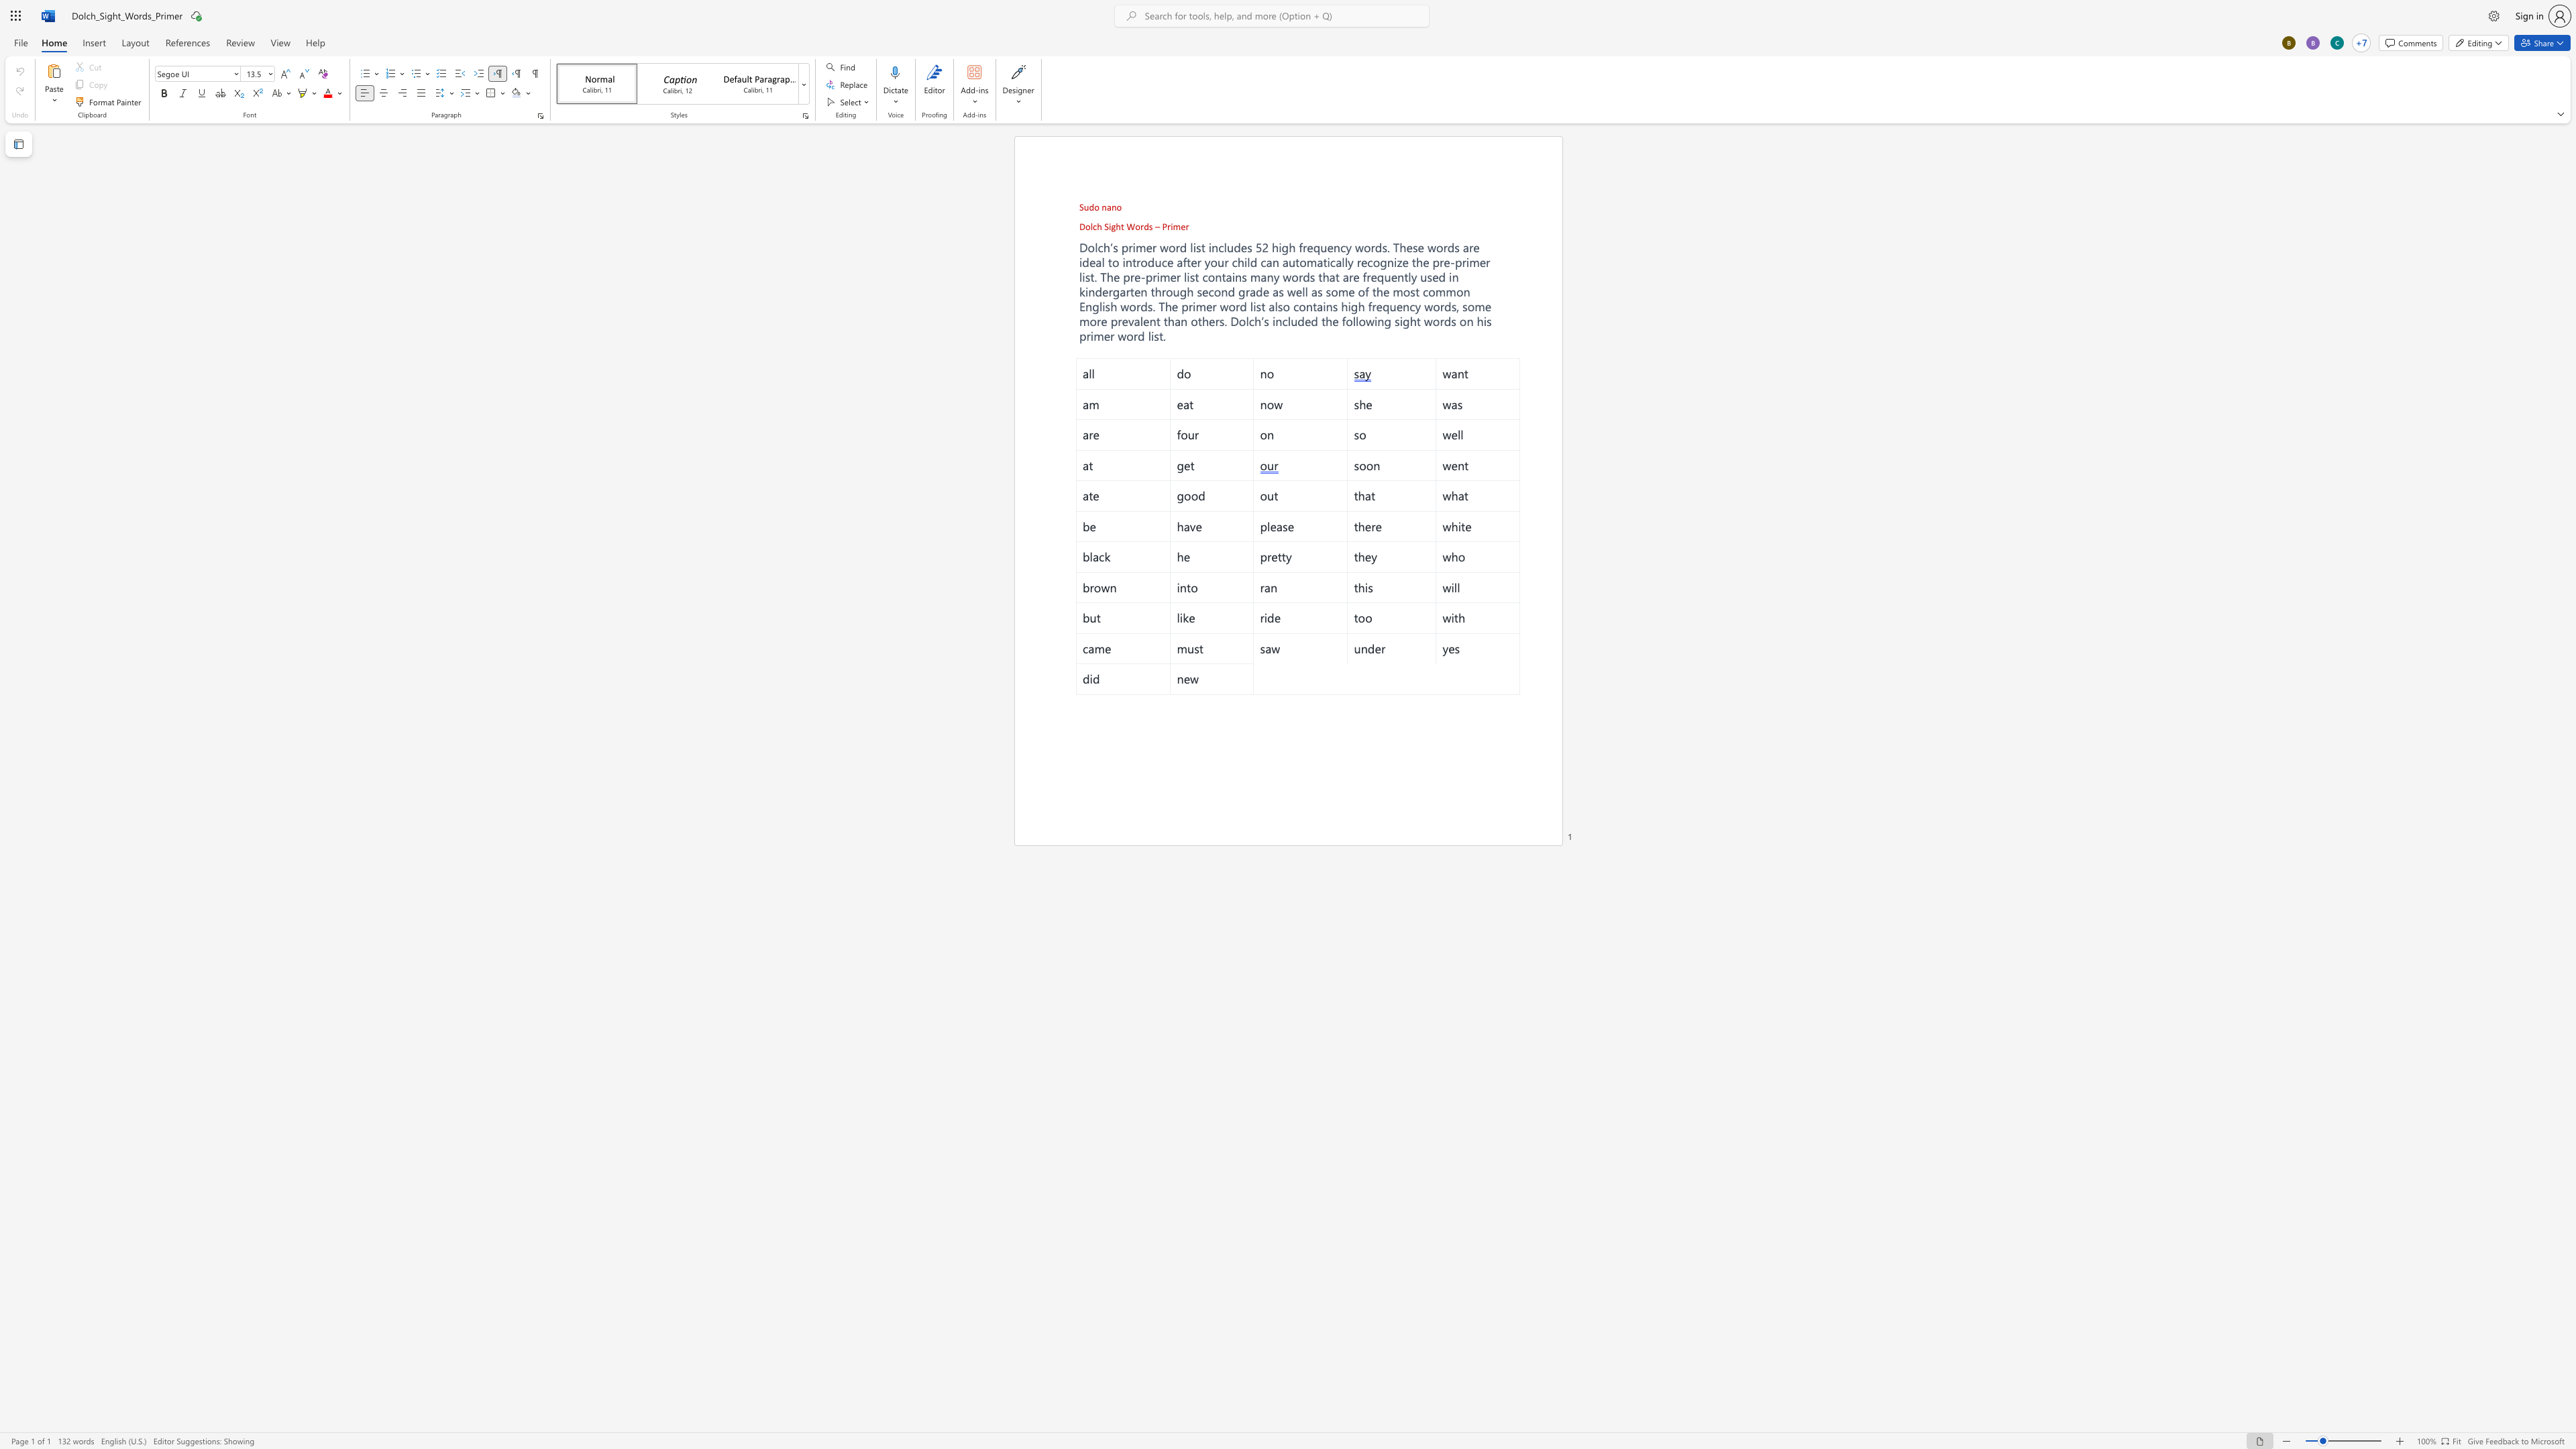  I want to click on the 1th character "t" in the text, so click(1122, 226).